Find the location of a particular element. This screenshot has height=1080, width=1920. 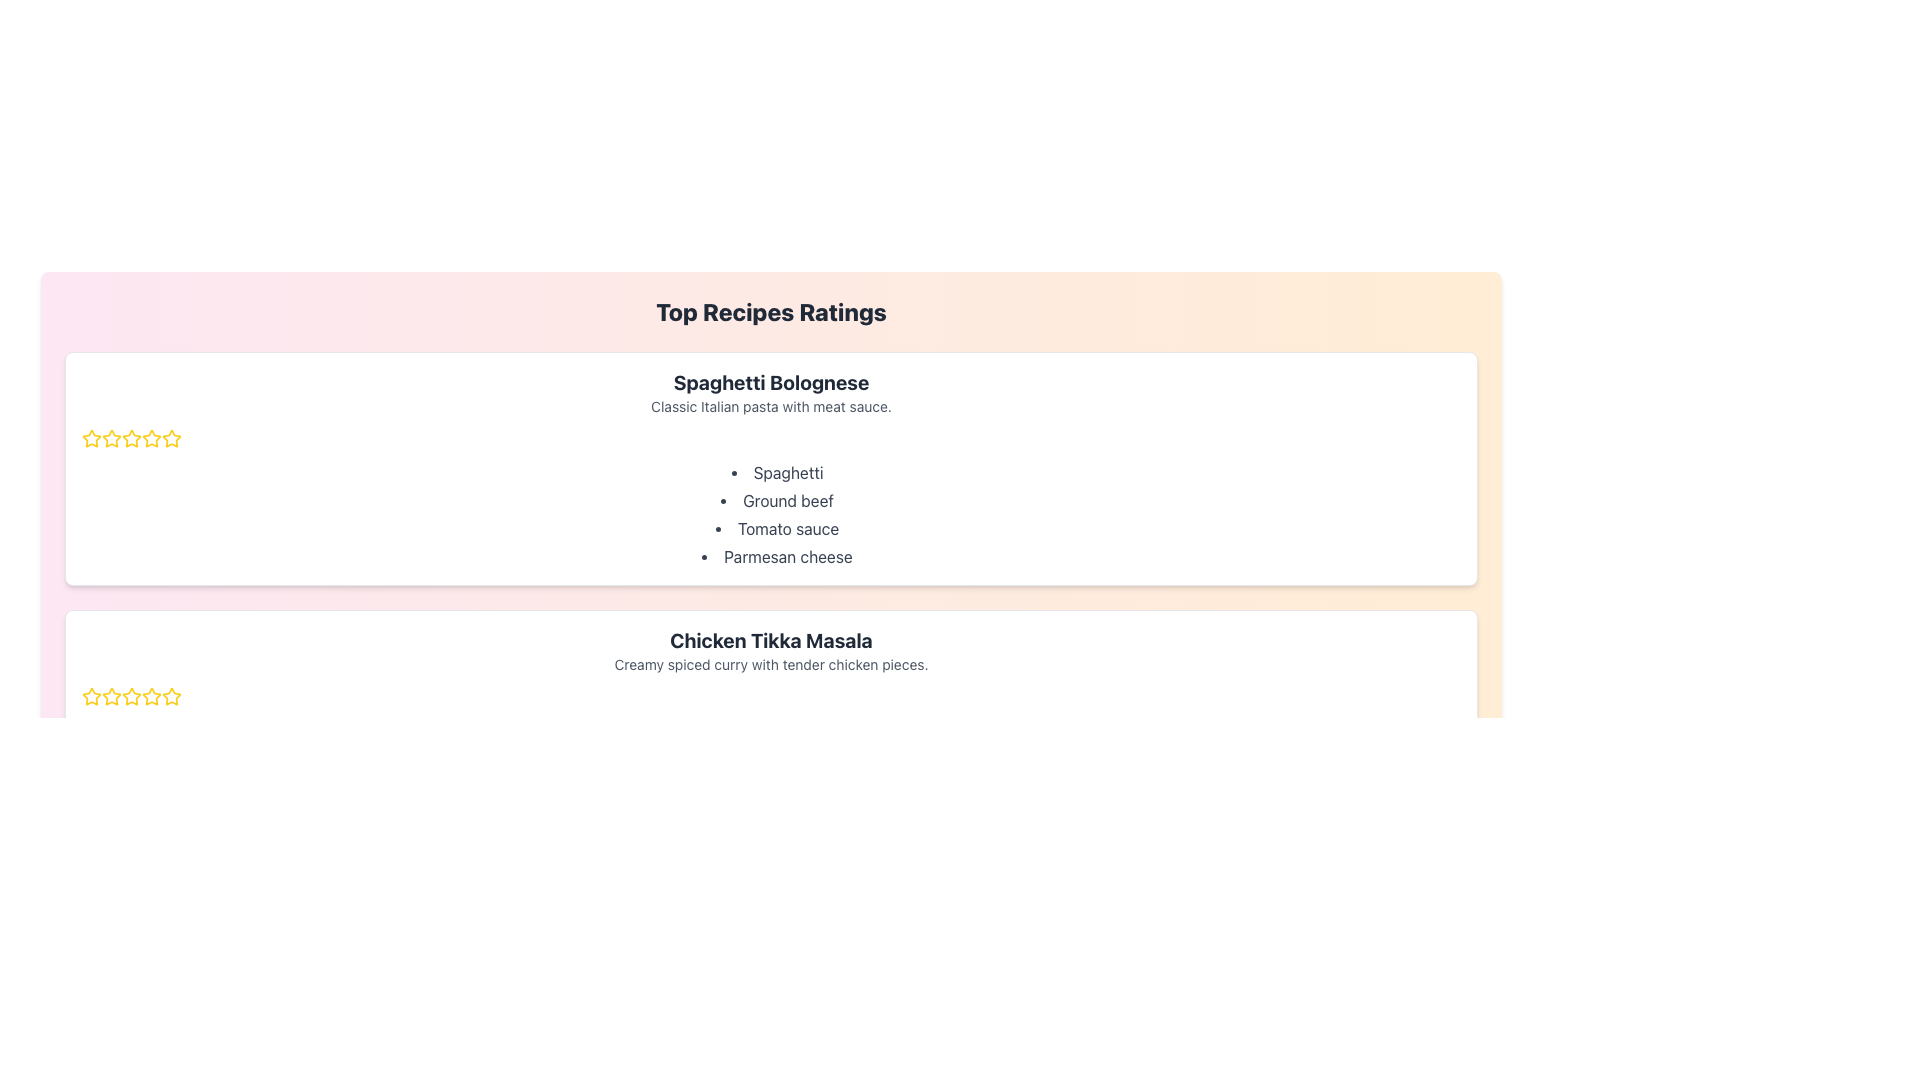

the first star in the rating system for the 'Chicken Tikka Masala' section is located at coordinates (110, 695).